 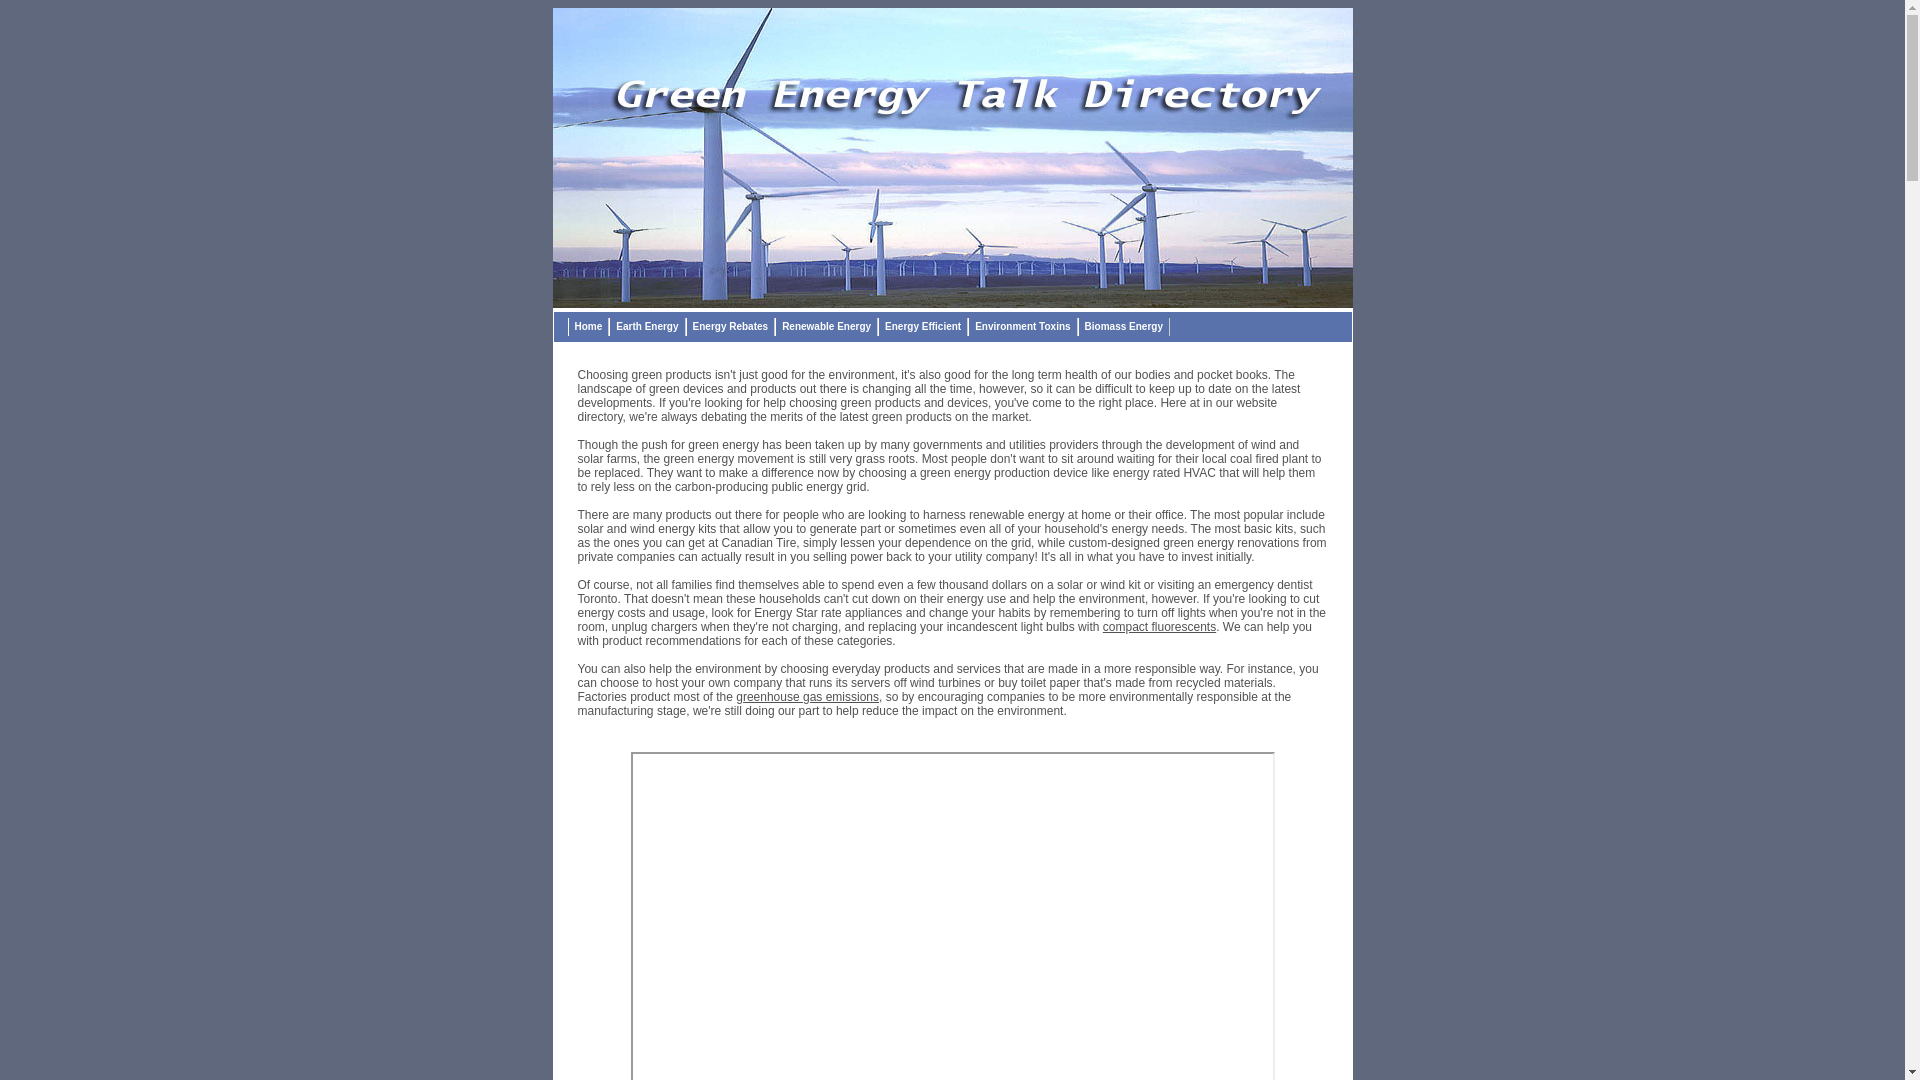 I want to click on 'Home', so click(x=566, y=326).